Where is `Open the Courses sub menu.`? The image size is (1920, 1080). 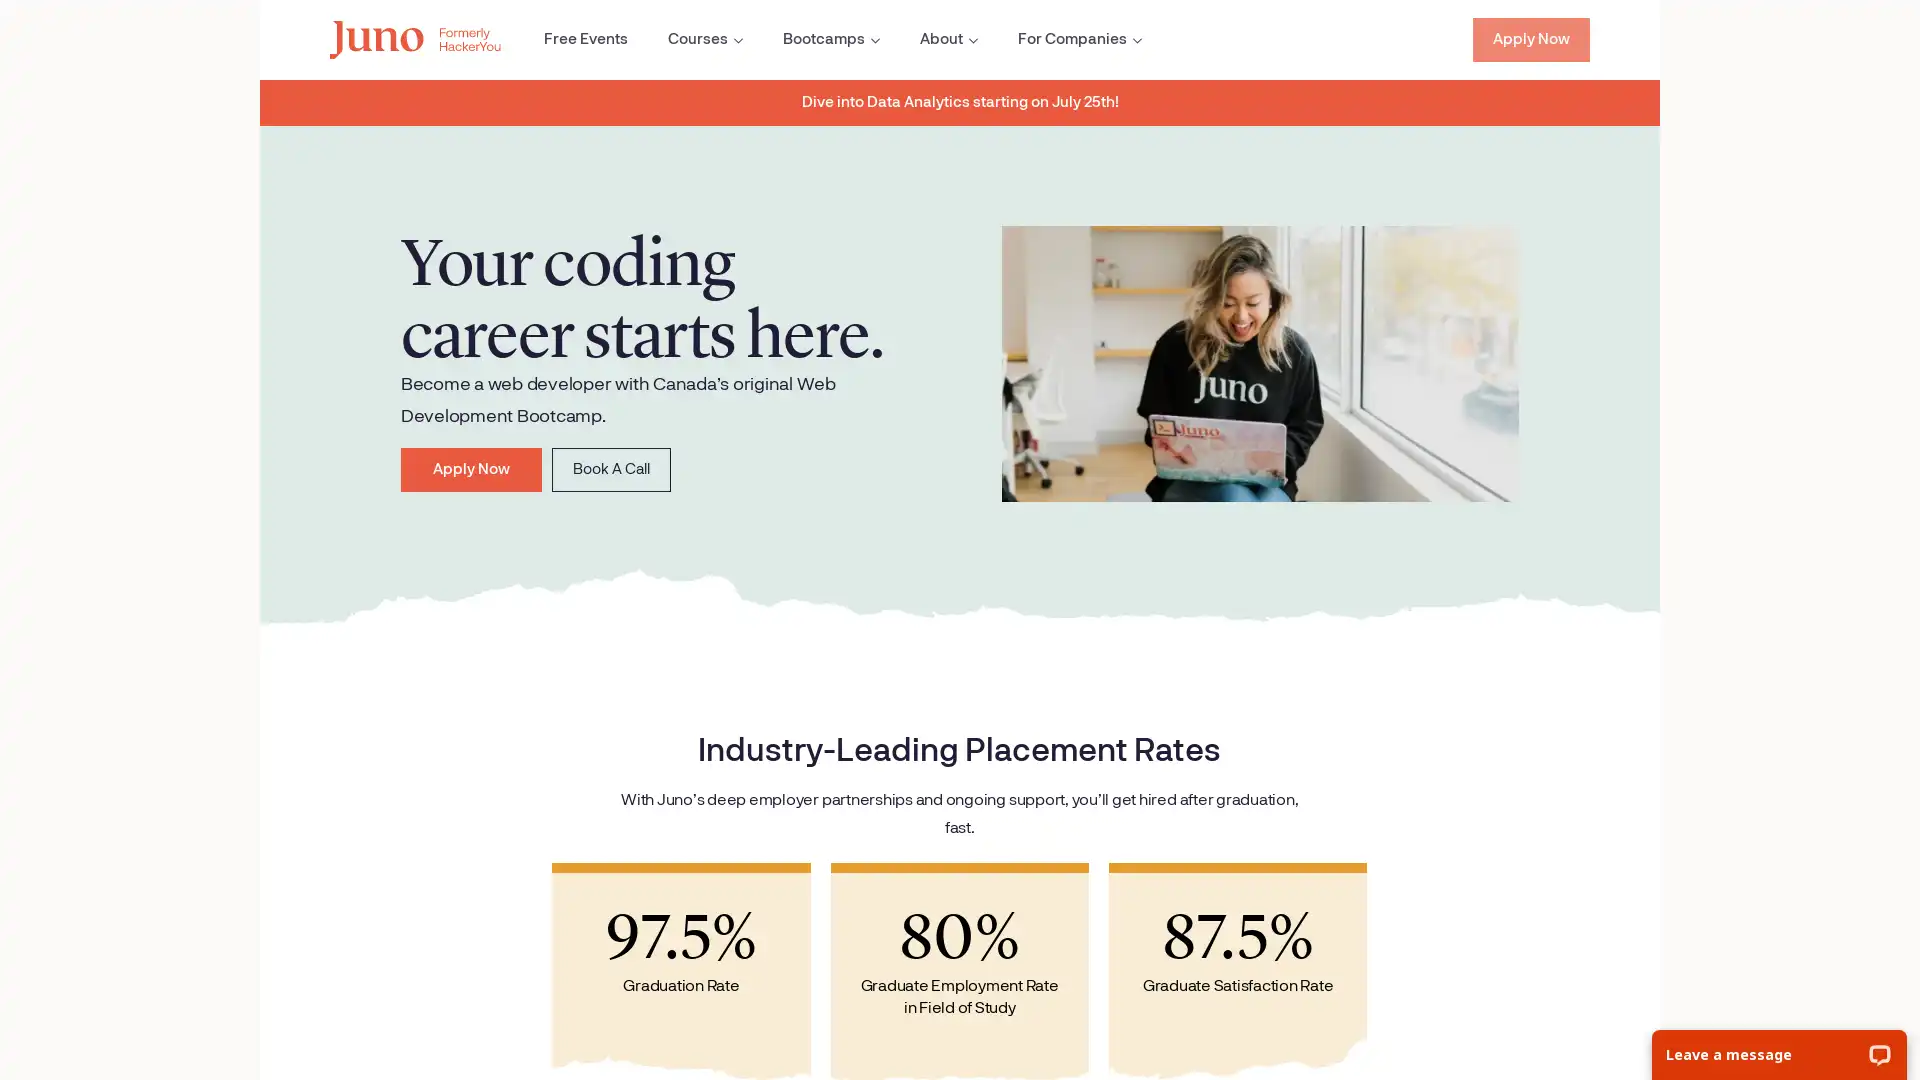
Open the Courses sub menu. is located at coordinates (687, 39).